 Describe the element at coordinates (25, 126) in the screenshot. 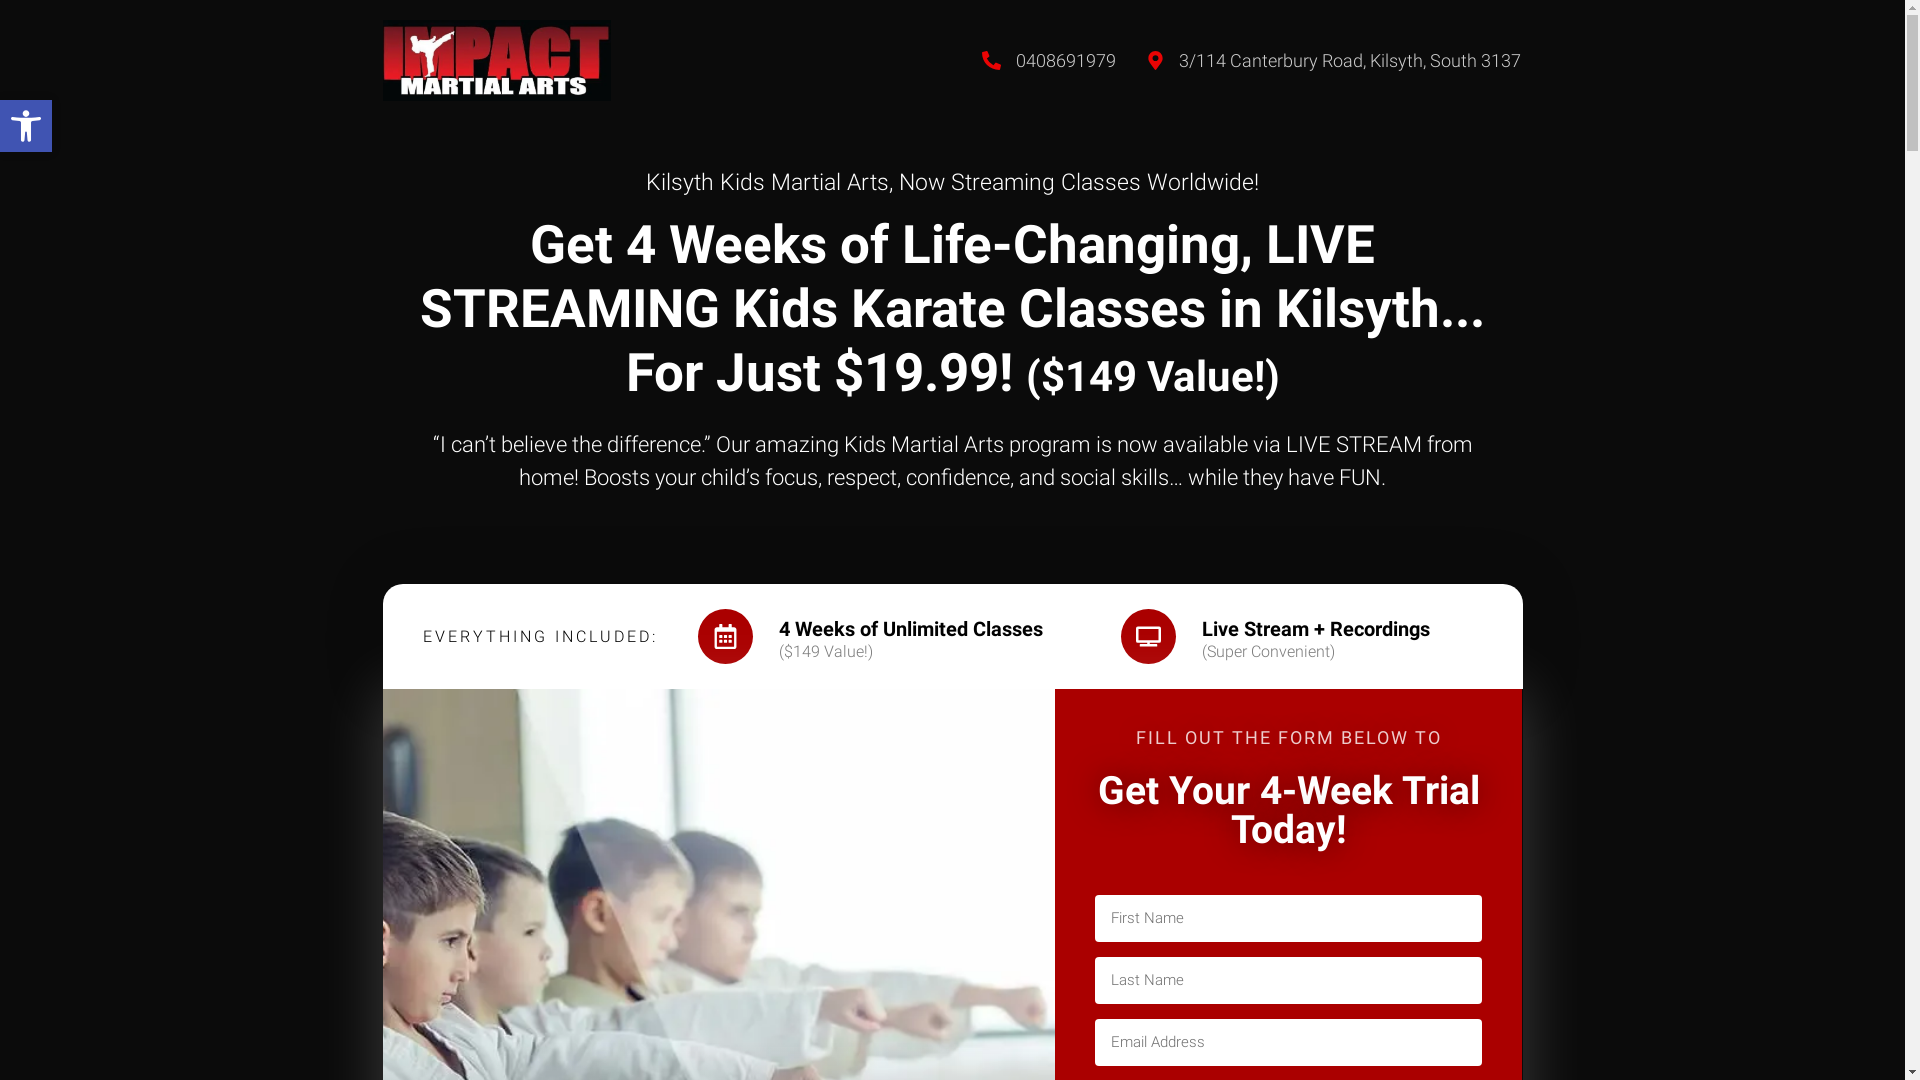

I see `'Open toolbar` at that location.